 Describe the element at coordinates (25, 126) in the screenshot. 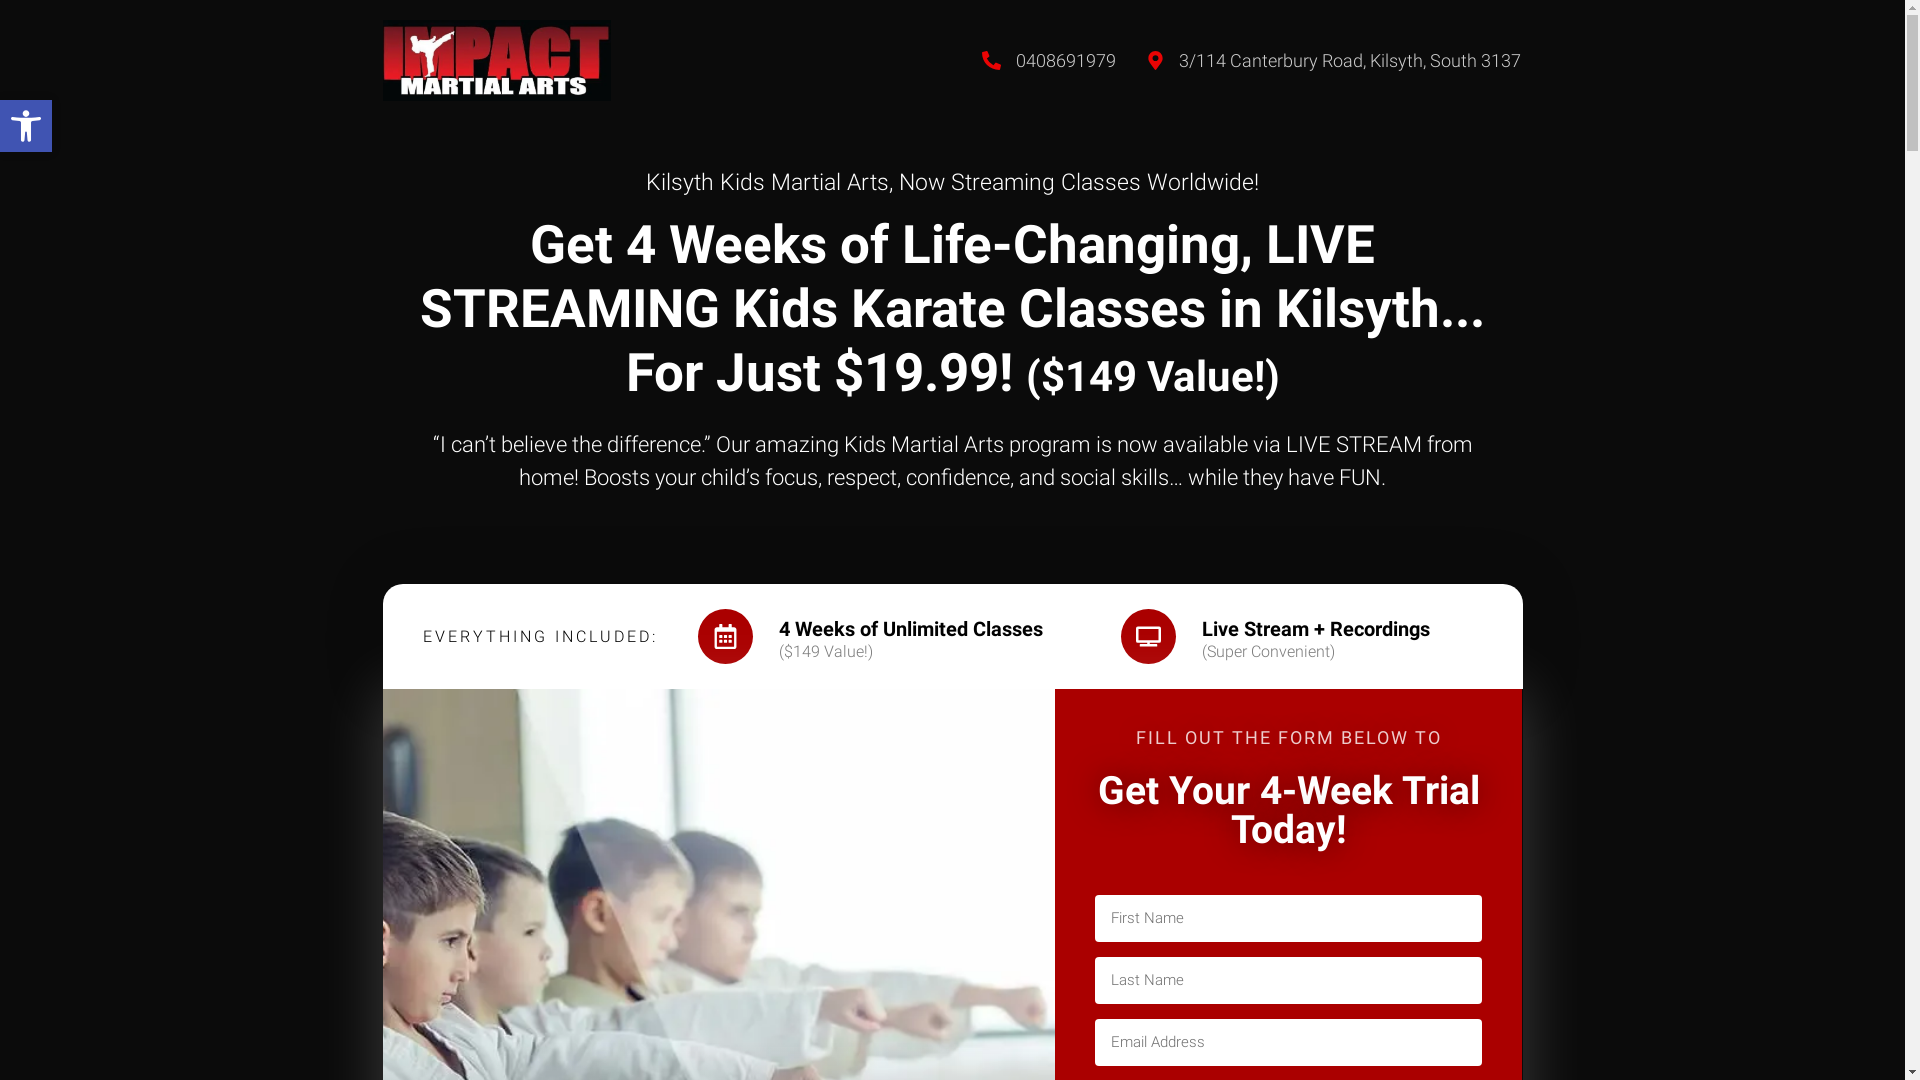

I see `'Open toolbar` at that location.